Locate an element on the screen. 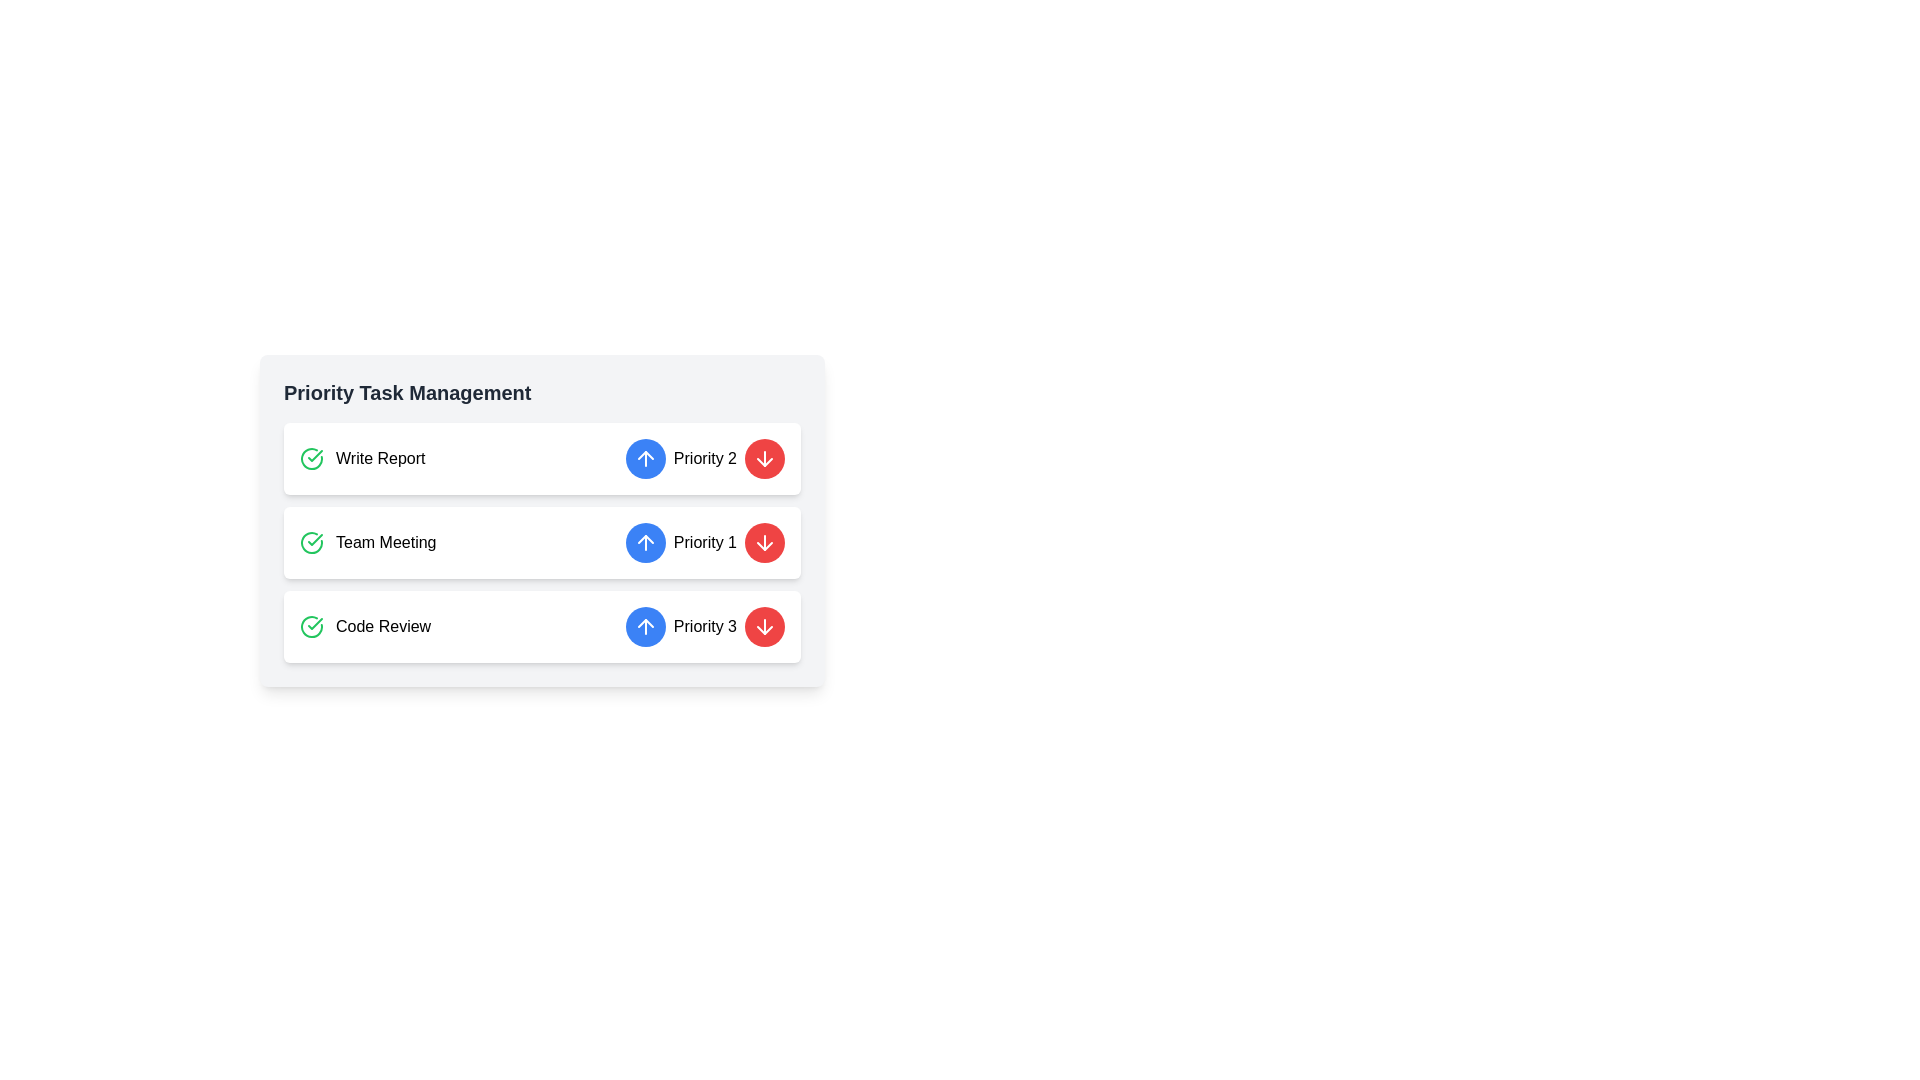 The height and width of the screenshot is (1080, 1920). the green circular icon with a checkmark symbol indicating a completed task, located near the top left corner of the 'Write Report' row in the 'Priority Task Management' list is located at coordinates (311, 626).